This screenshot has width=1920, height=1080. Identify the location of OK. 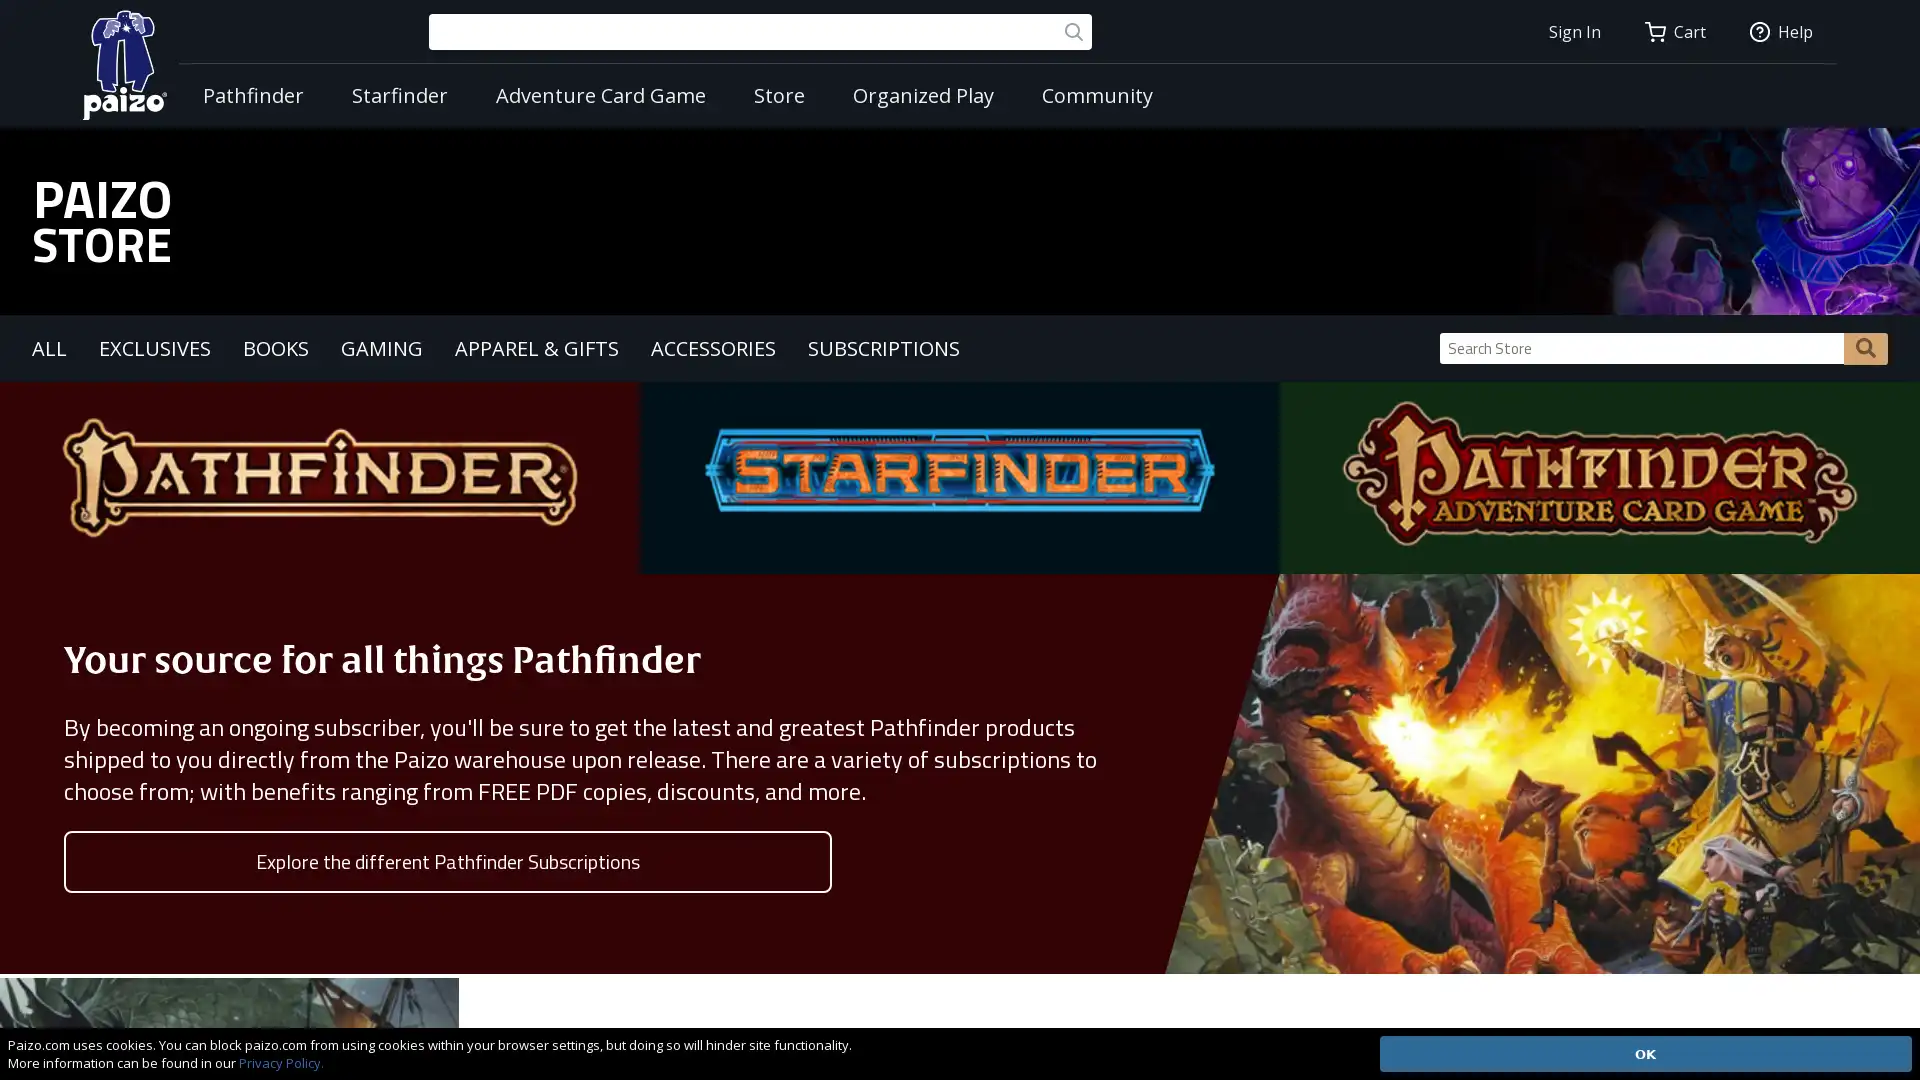
(1645, 1052).